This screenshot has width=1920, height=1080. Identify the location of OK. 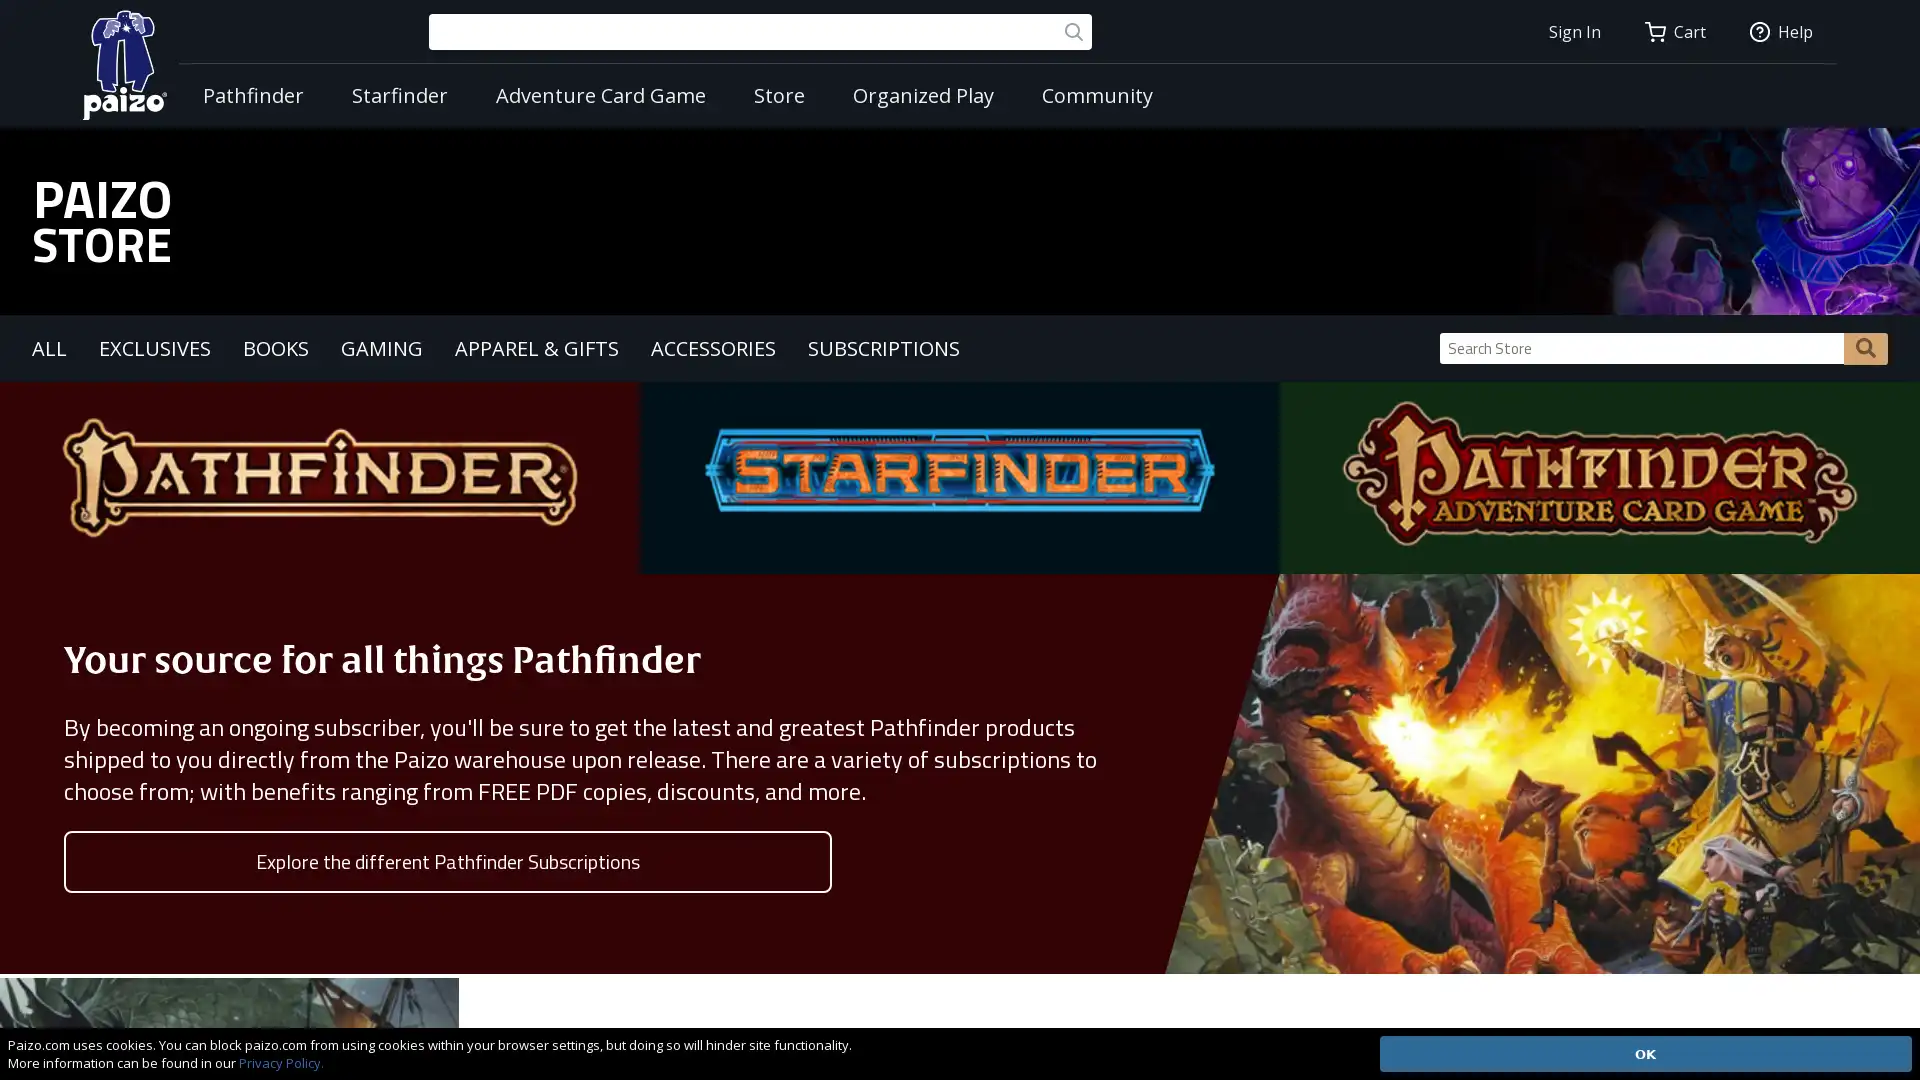
(1645, 1052).